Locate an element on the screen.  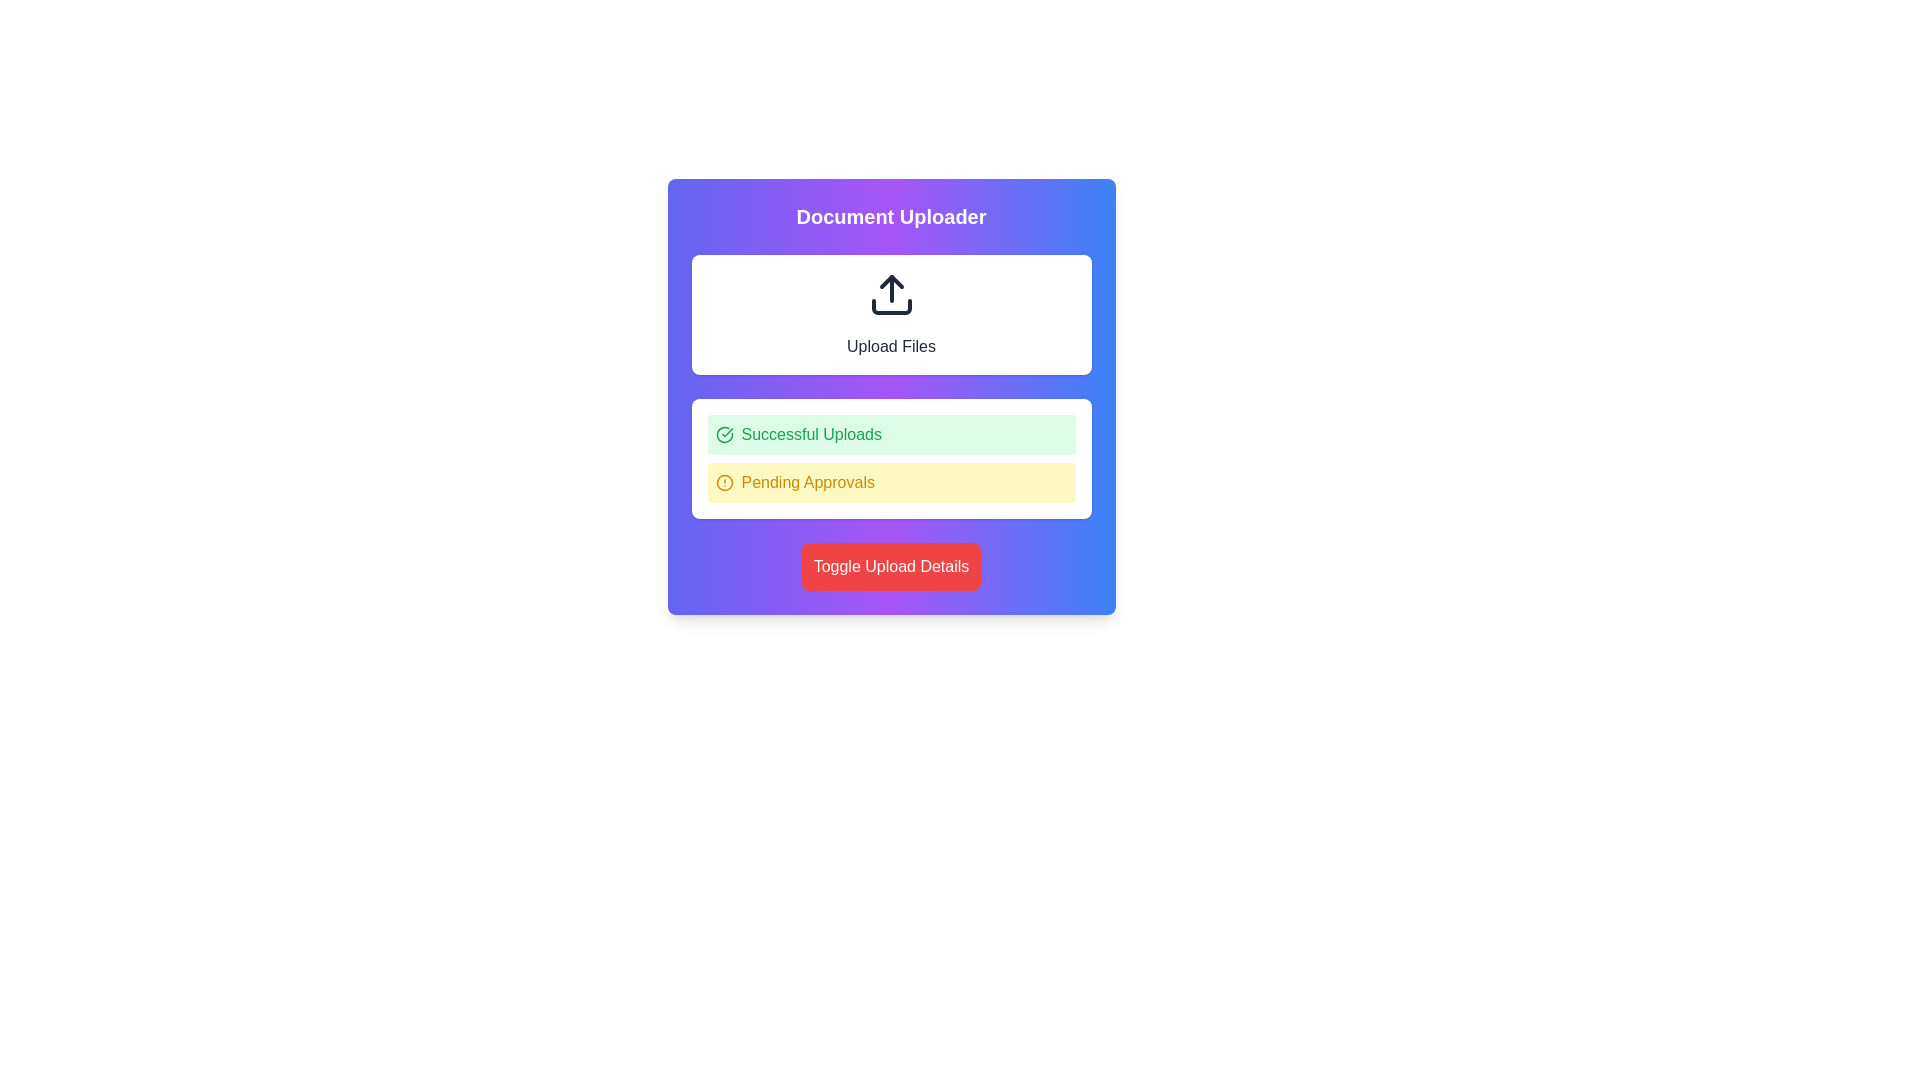
the circular alert icon with a yellow outline, positioned to the left of the 'Pending Approvals' text in the yellow-highlighted section is located at coordinates (723, 482).